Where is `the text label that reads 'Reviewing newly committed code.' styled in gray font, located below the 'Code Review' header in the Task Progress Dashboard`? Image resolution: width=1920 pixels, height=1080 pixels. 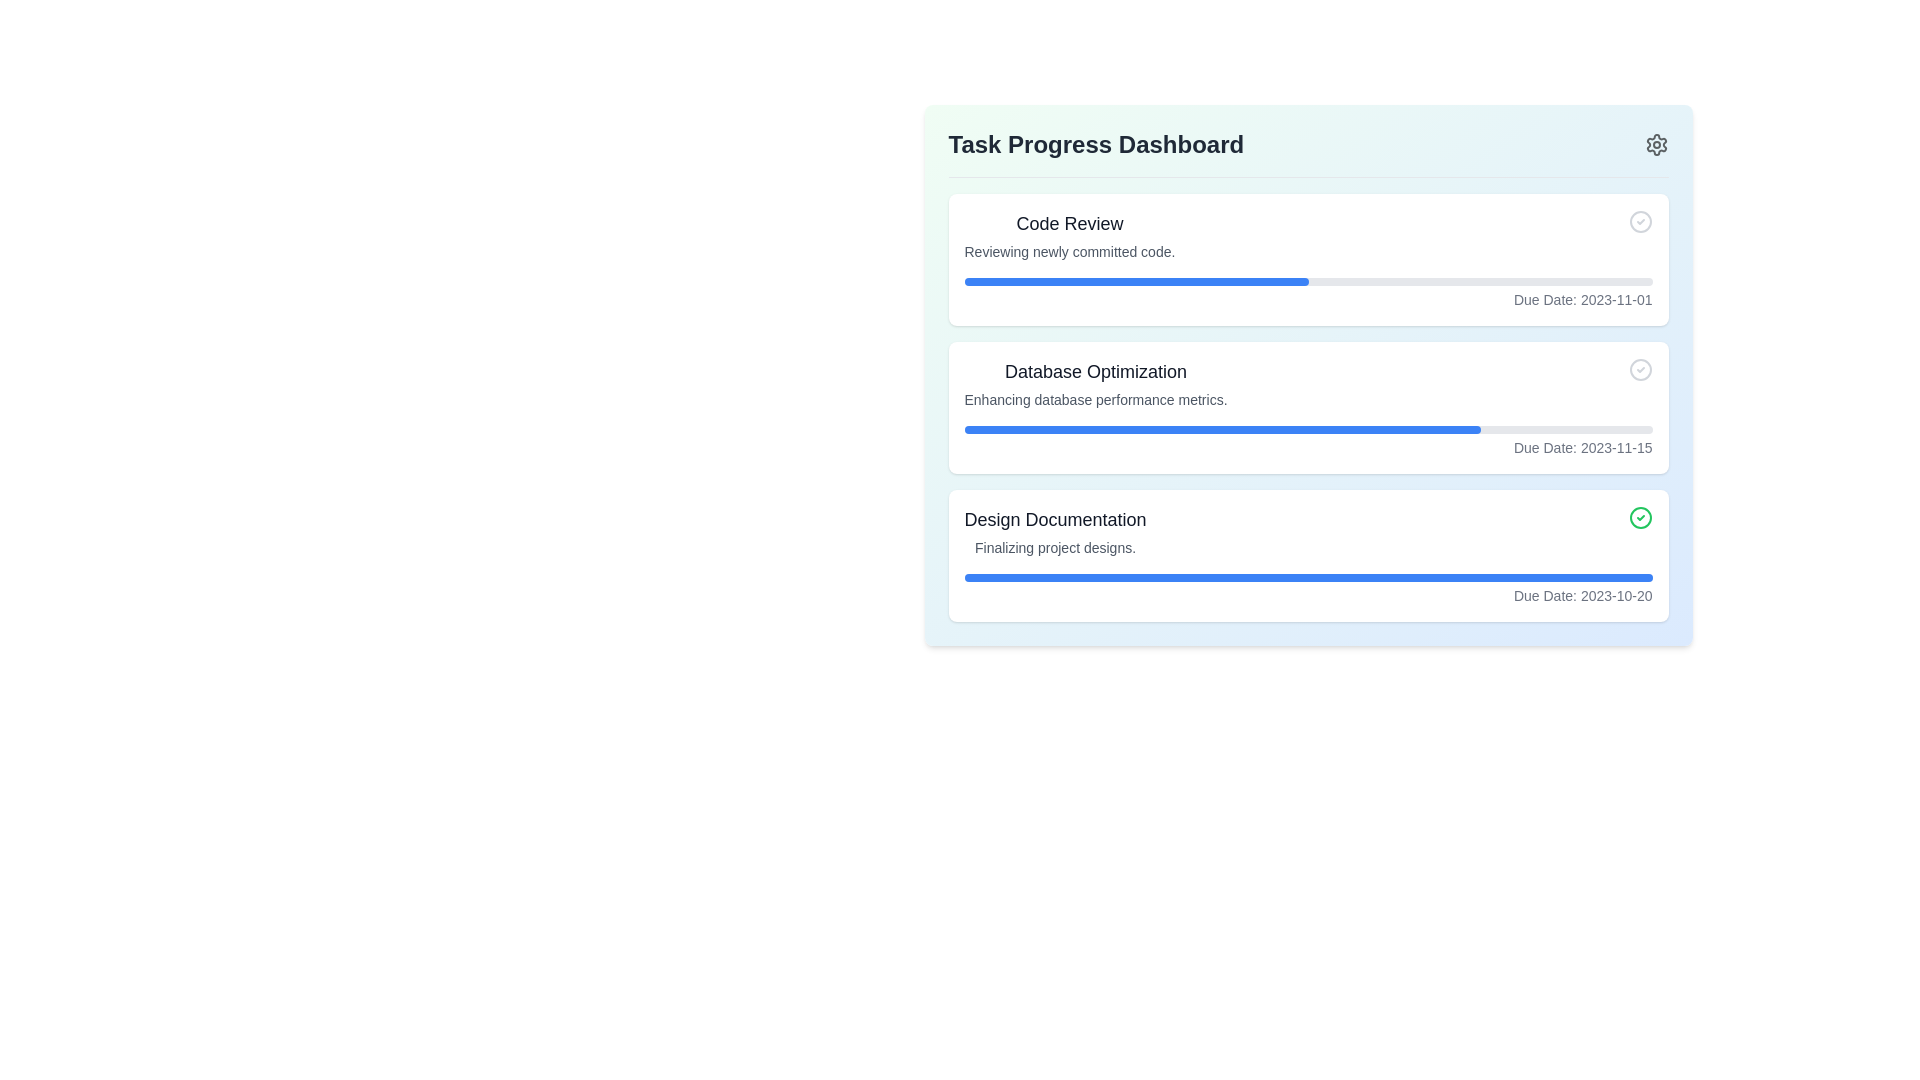
the text label that reads 'Reviewing newly committed code.' styled in gray font, located below the 'Code Review' header in the Task Progress Dashboard is located at coordinates (1069, 250).